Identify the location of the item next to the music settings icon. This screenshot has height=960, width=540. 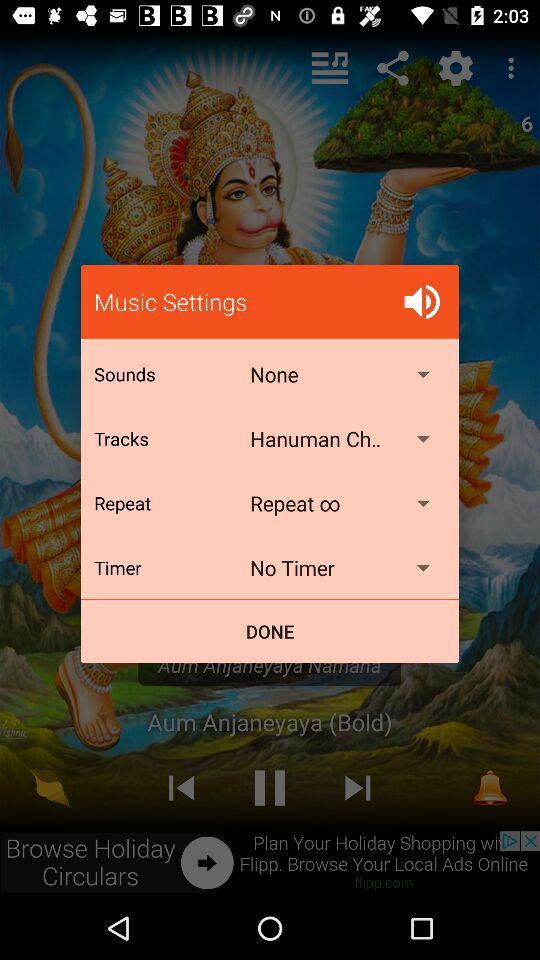
(421, 301).